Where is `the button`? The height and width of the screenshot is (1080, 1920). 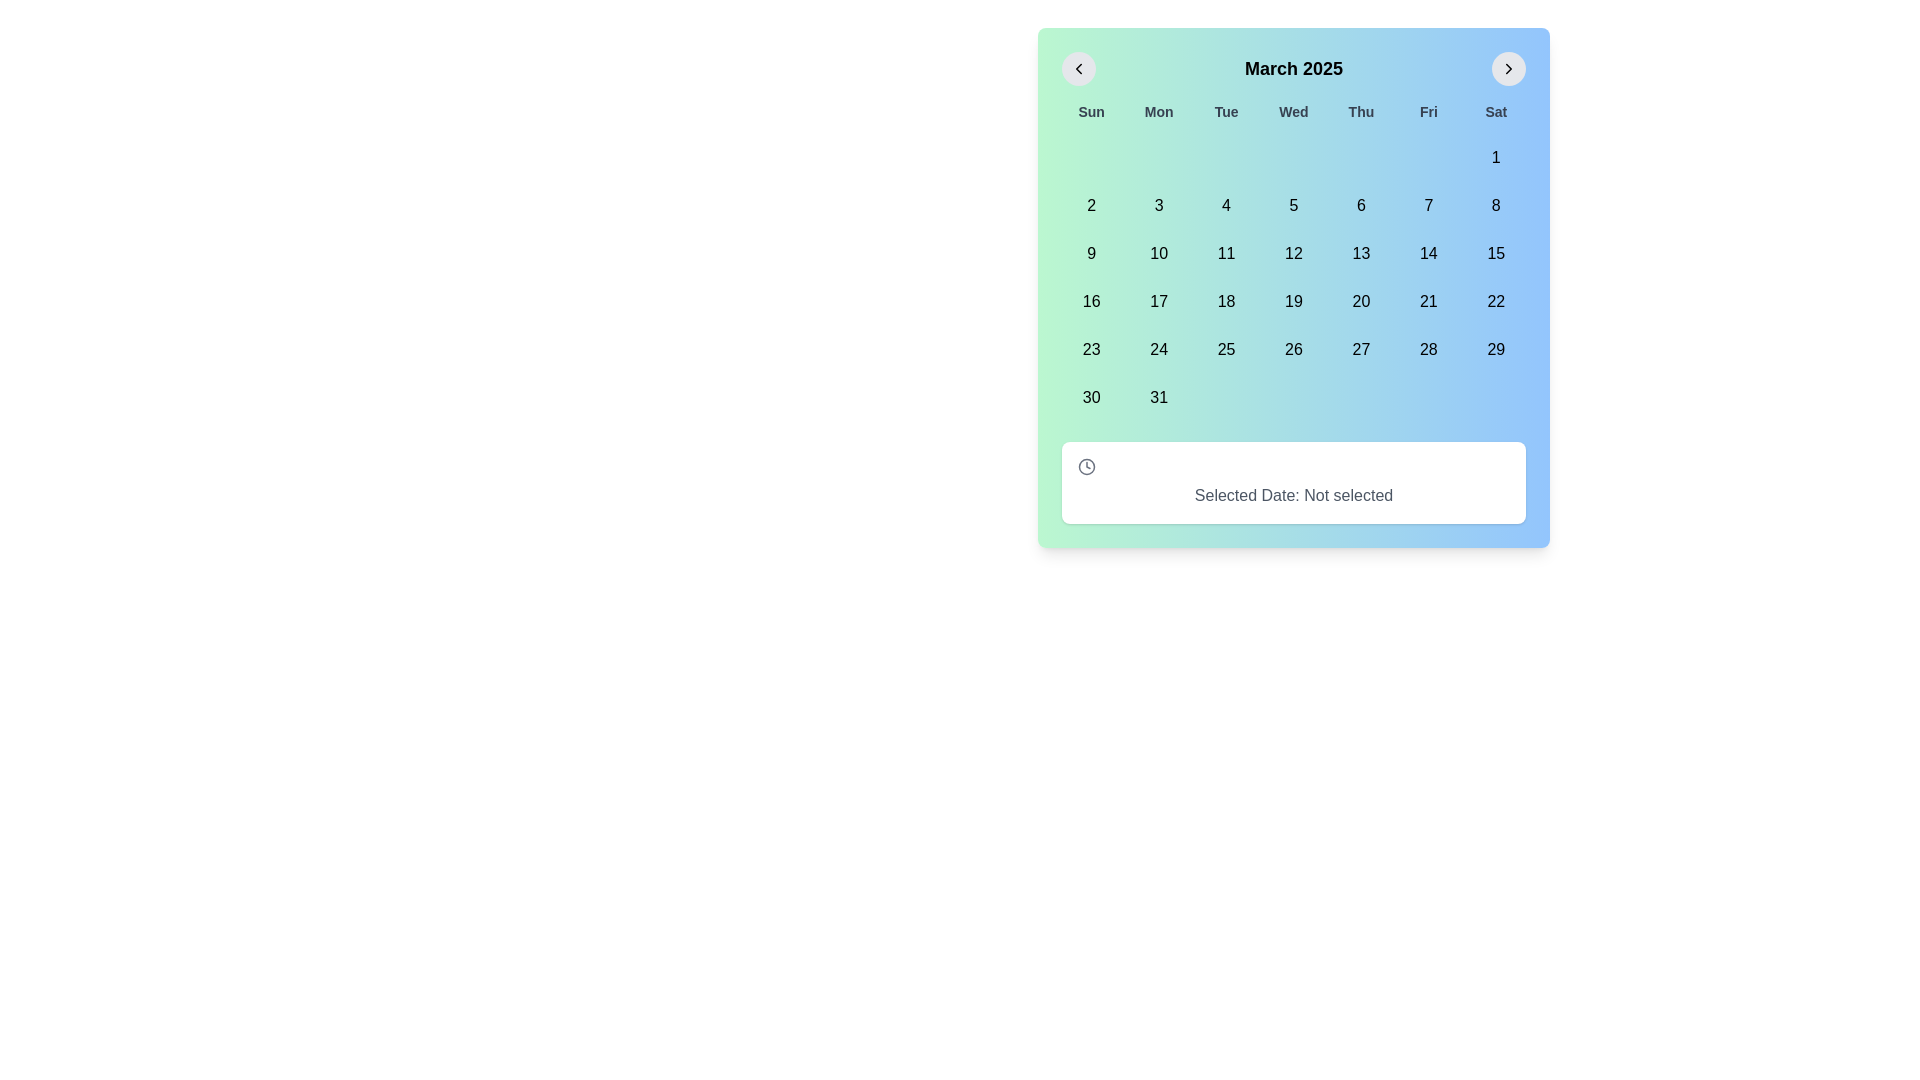 the button is located at coordinates (1078, 68).